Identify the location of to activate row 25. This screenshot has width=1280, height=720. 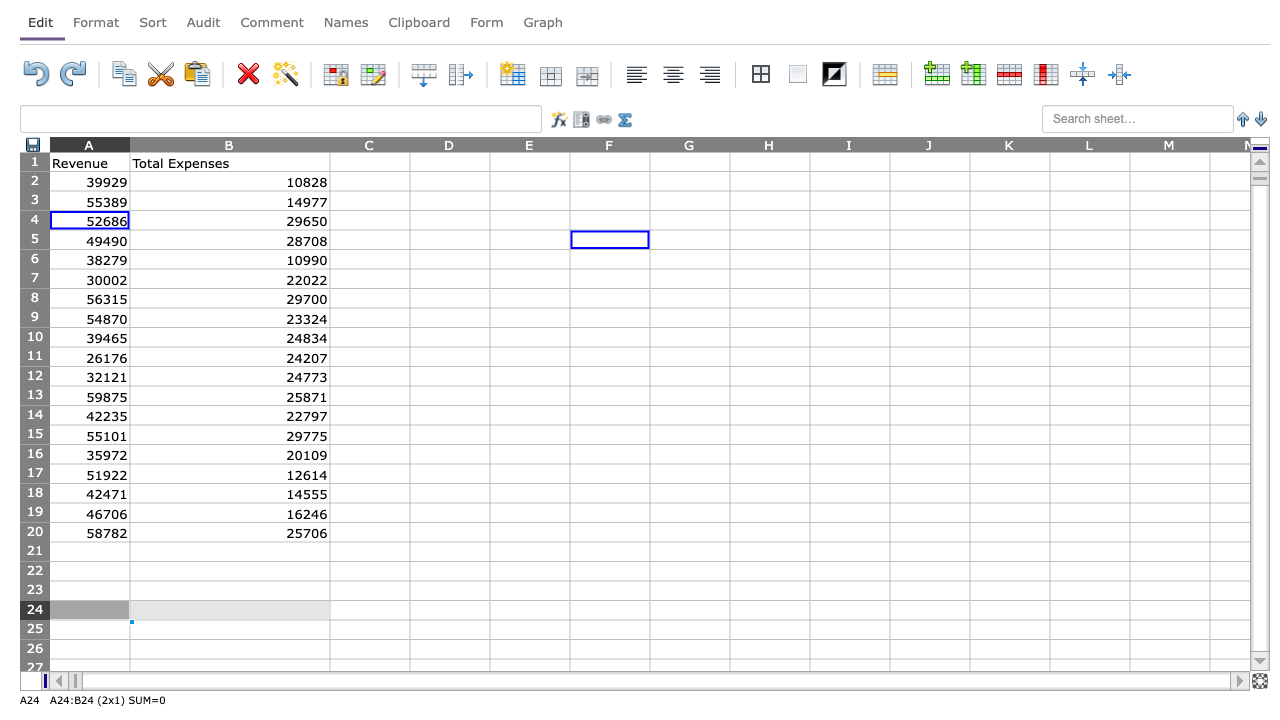
(34, 628).